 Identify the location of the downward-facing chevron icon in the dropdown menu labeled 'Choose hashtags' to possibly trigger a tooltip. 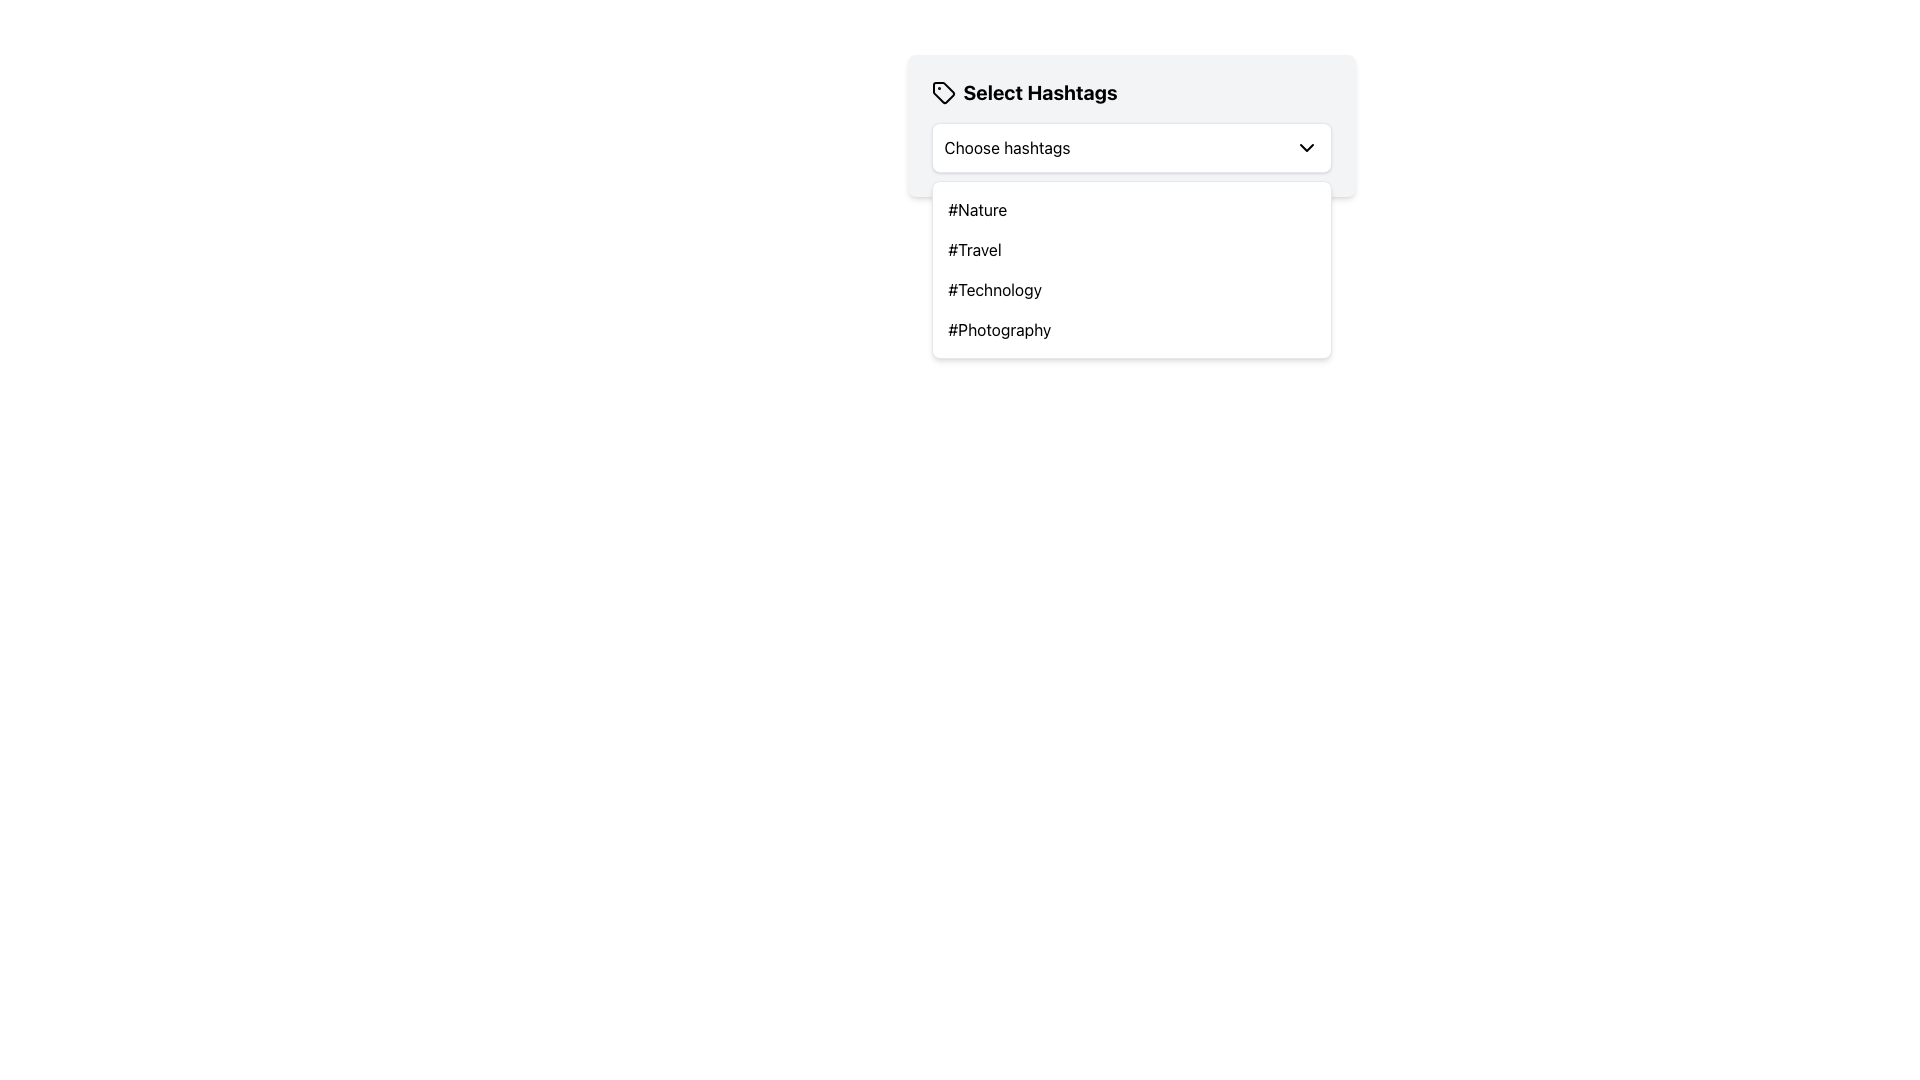
(1306, 146).